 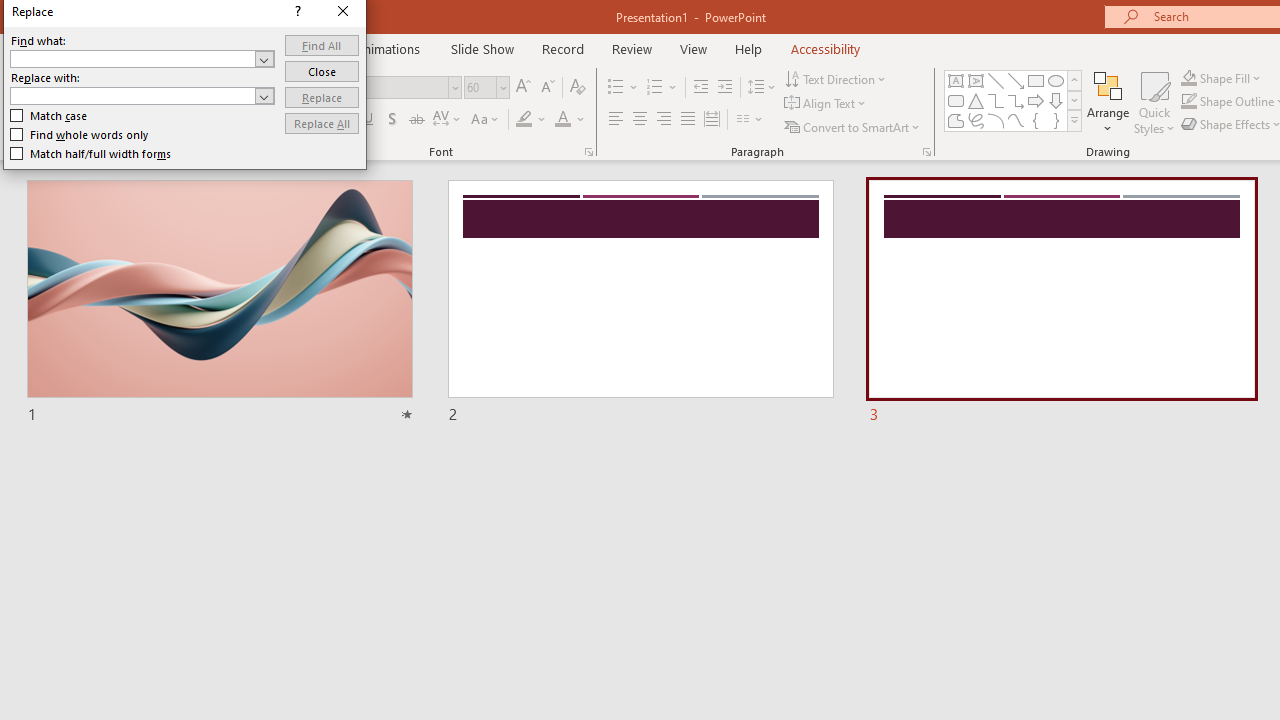 I want to click on 'Match case', so click(x=49, y=115).